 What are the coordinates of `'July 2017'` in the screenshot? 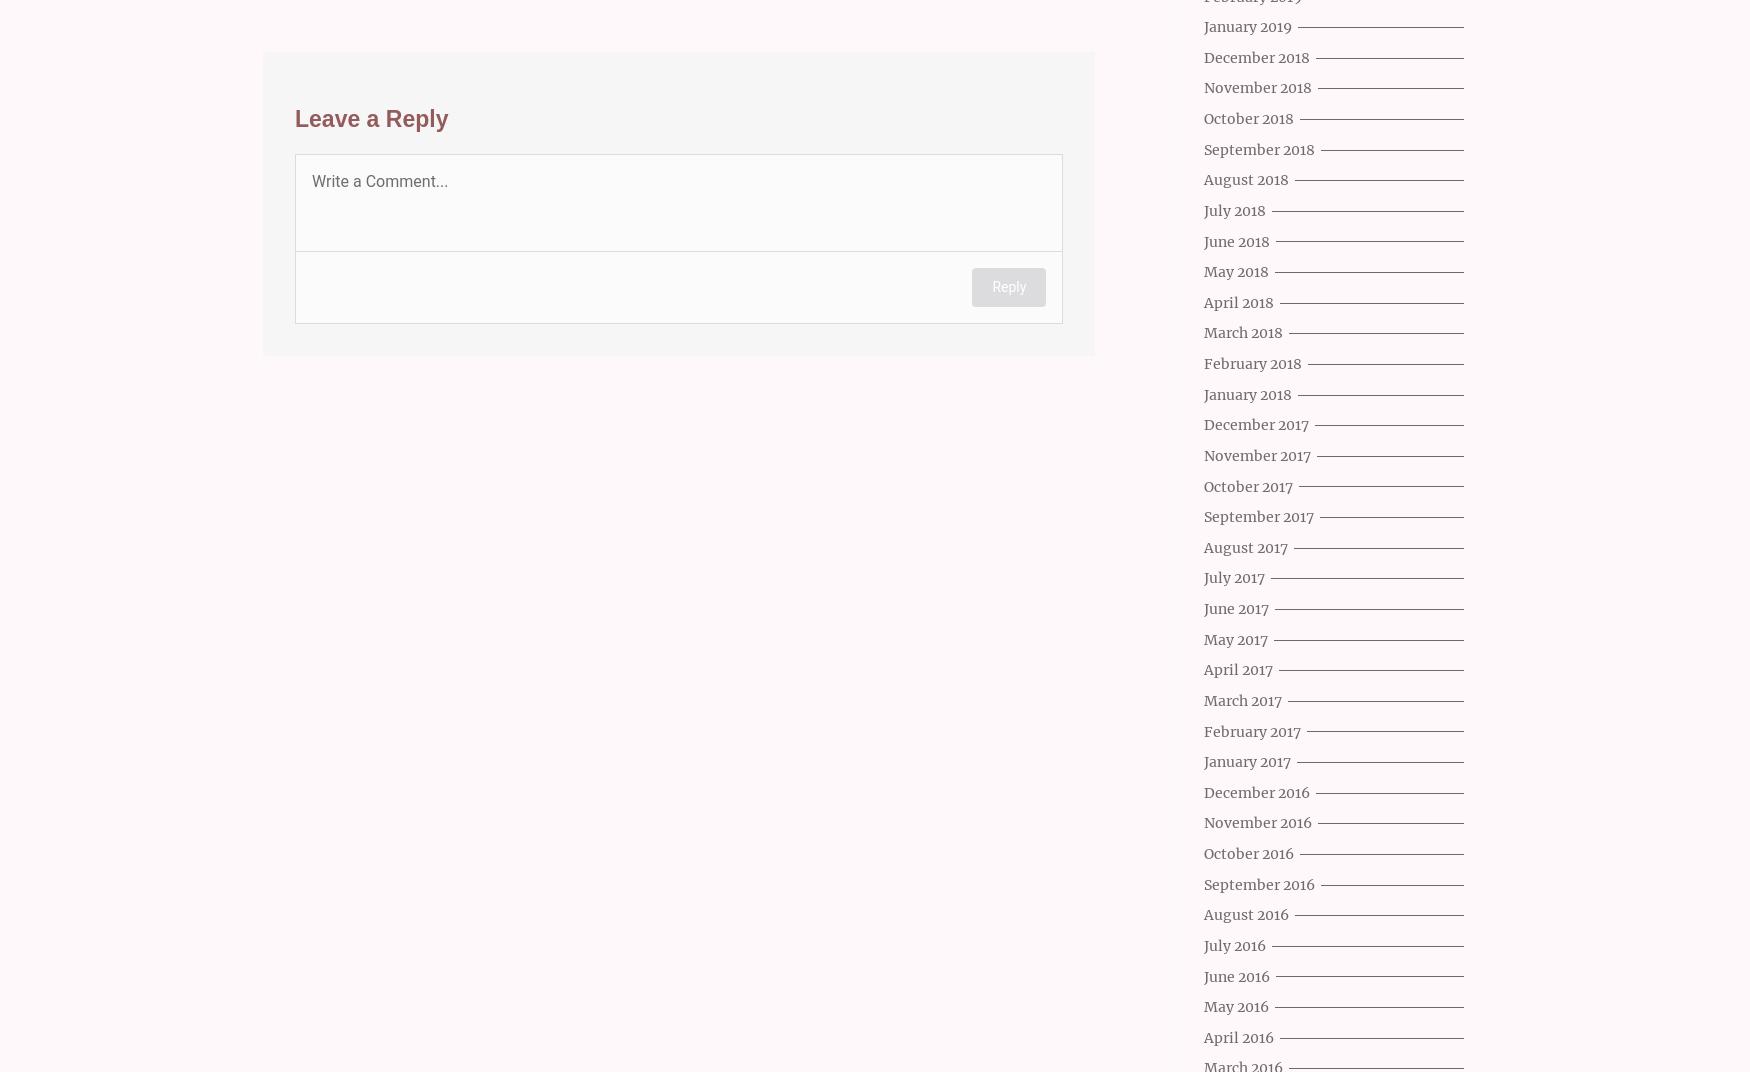 It's located at (1234, 577).